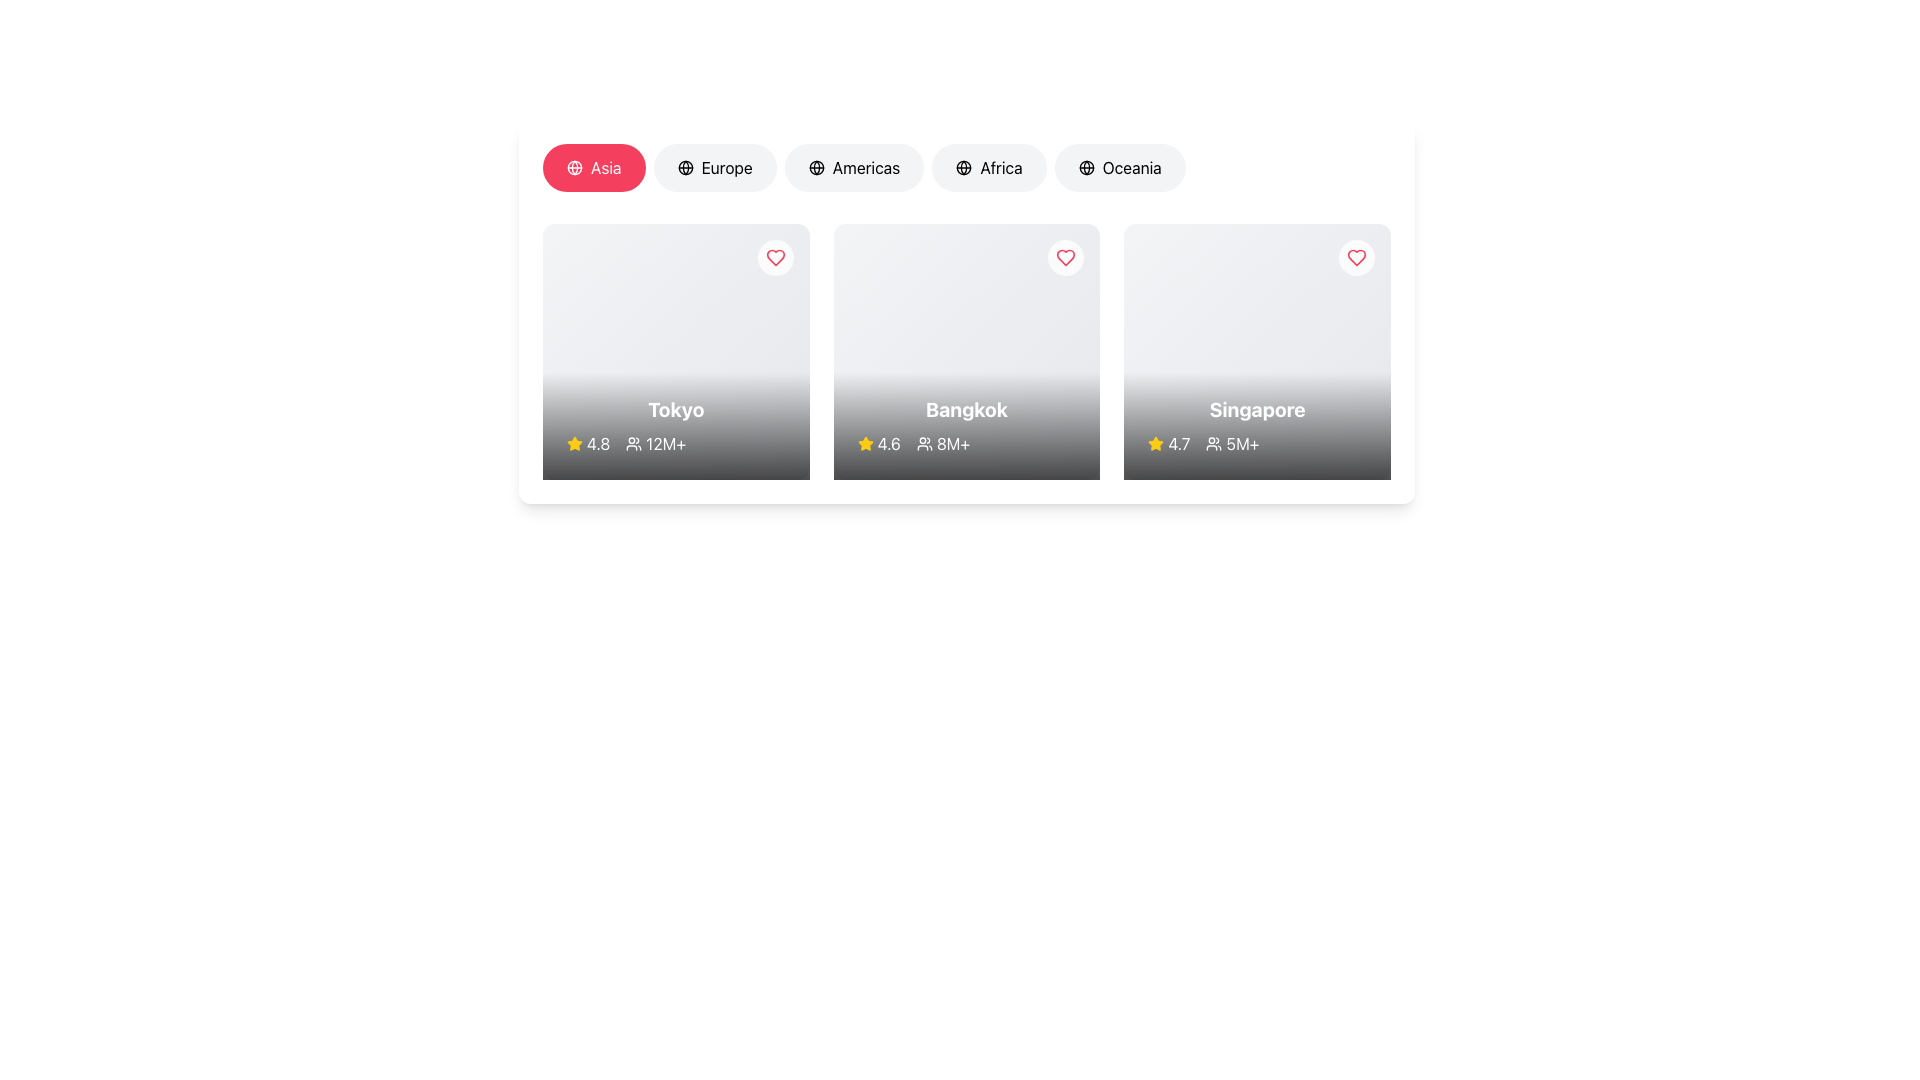 This screenshot has height=1080, width=1920. What do you see at coordinates (574, 167) in the screenshot?
I see `the icon associated with the 'Asia' button in the navigation bar, which has a red background and white text, indicating its functionality for filtering or selecting Asian-related content` at bounding box center [574, 167].